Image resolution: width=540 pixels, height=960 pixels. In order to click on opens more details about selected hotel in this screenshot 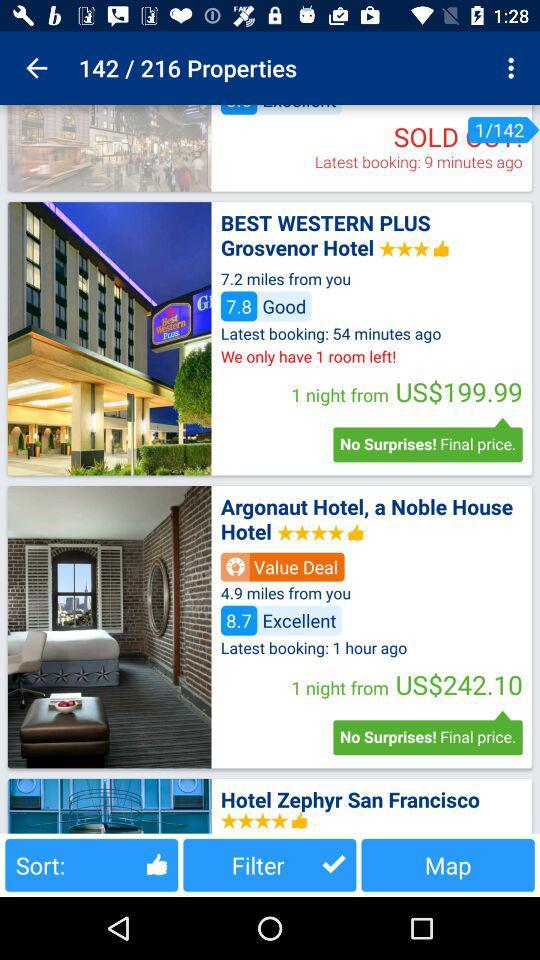, I will do `click(109, 338)`.